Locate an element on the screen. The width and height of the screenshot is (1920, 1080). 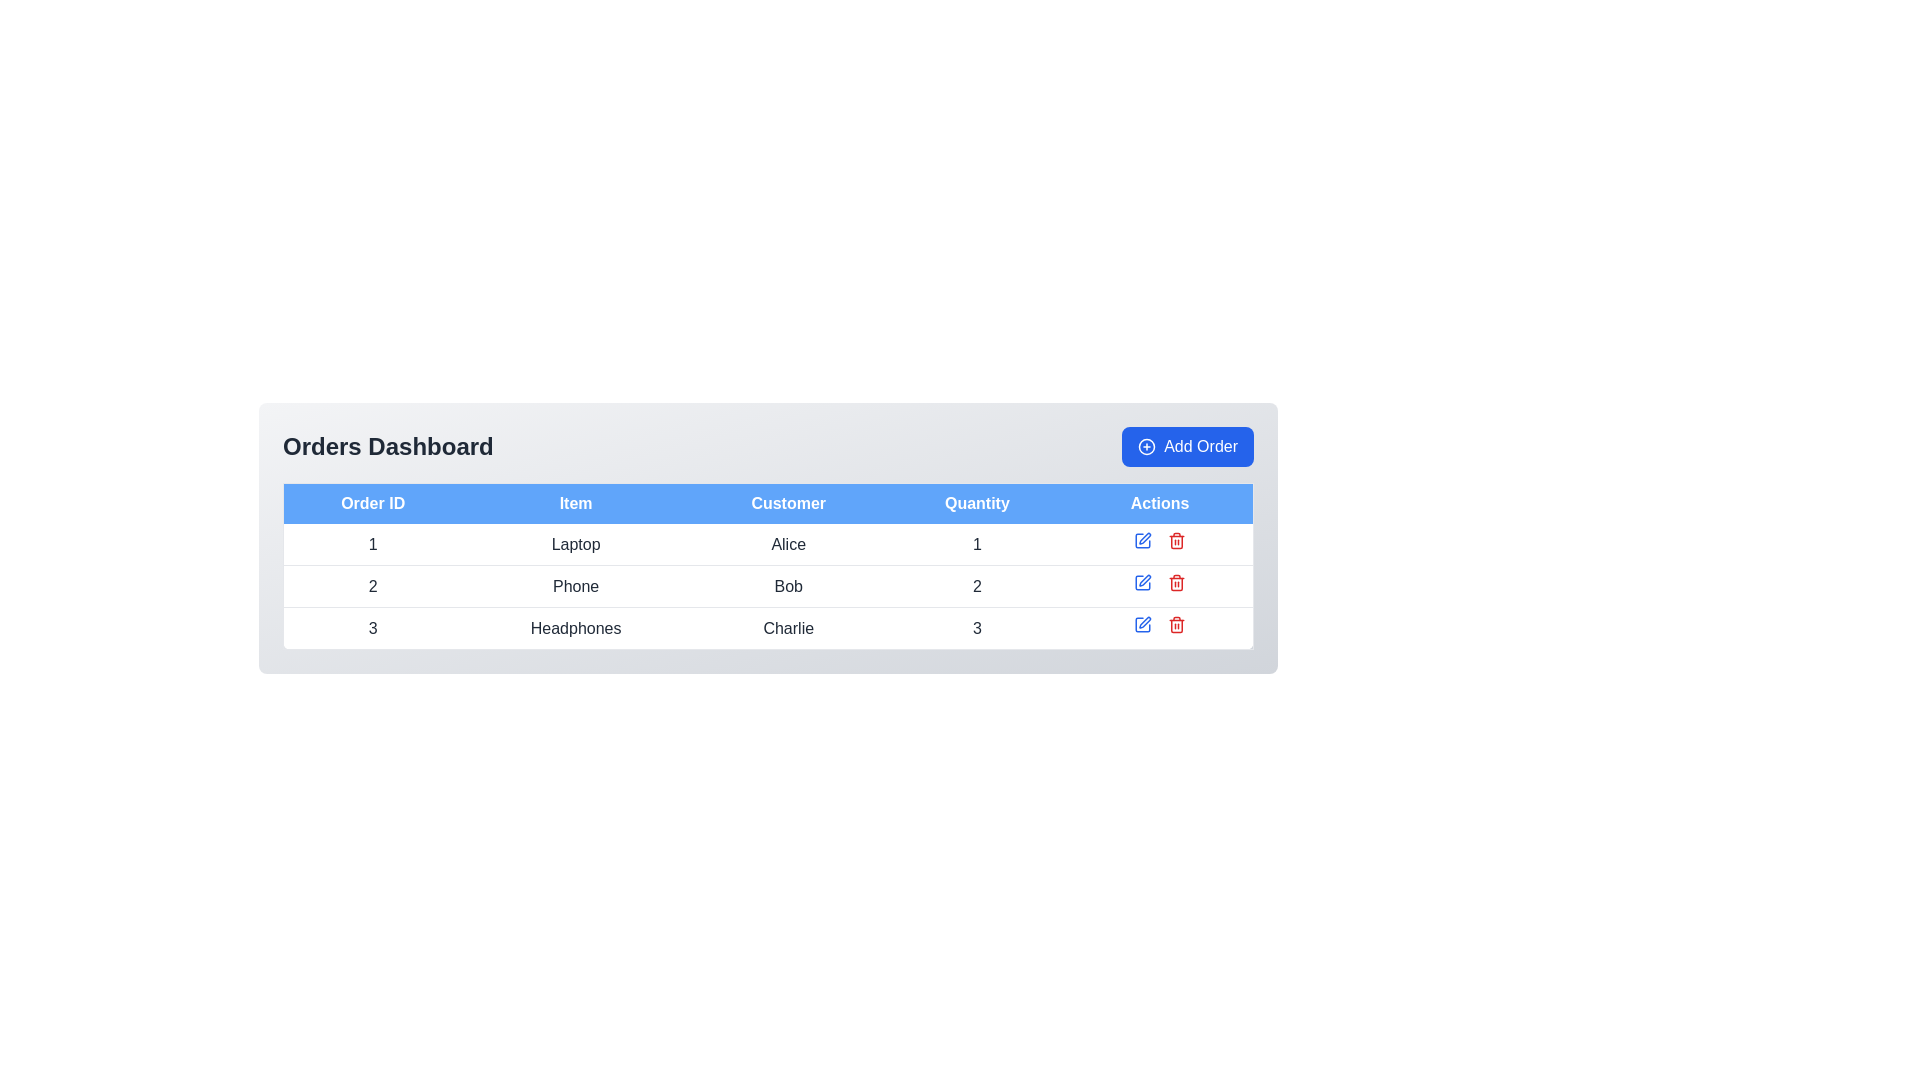
the trash can icon button located in the 'Actions' column of the third row of the table, which corresponds to the row displaying 'Headphones' is located at coordinates (1177, 623).